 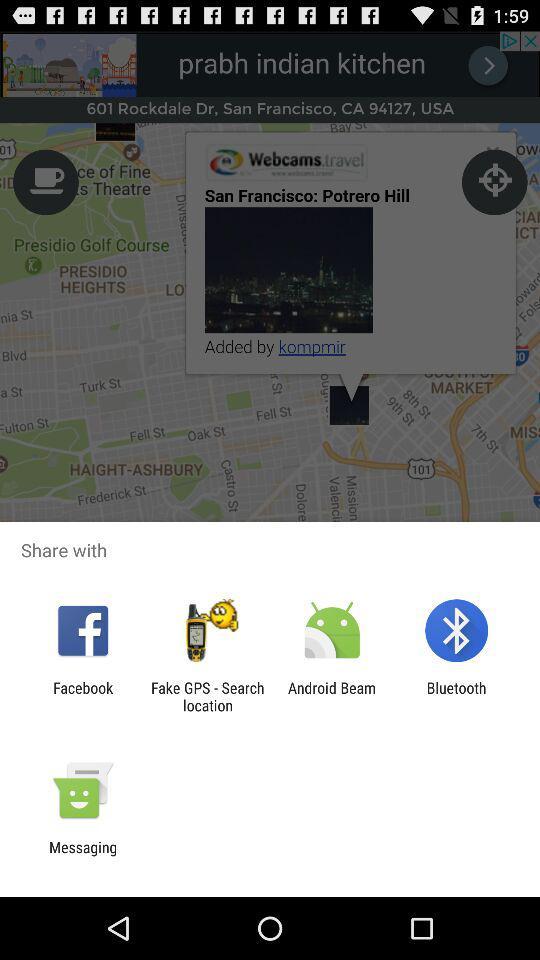 What do you see at coordinates (206, 696) in the screenshot?
I see `item next to the facebook app` at bounding box center [206, 696].